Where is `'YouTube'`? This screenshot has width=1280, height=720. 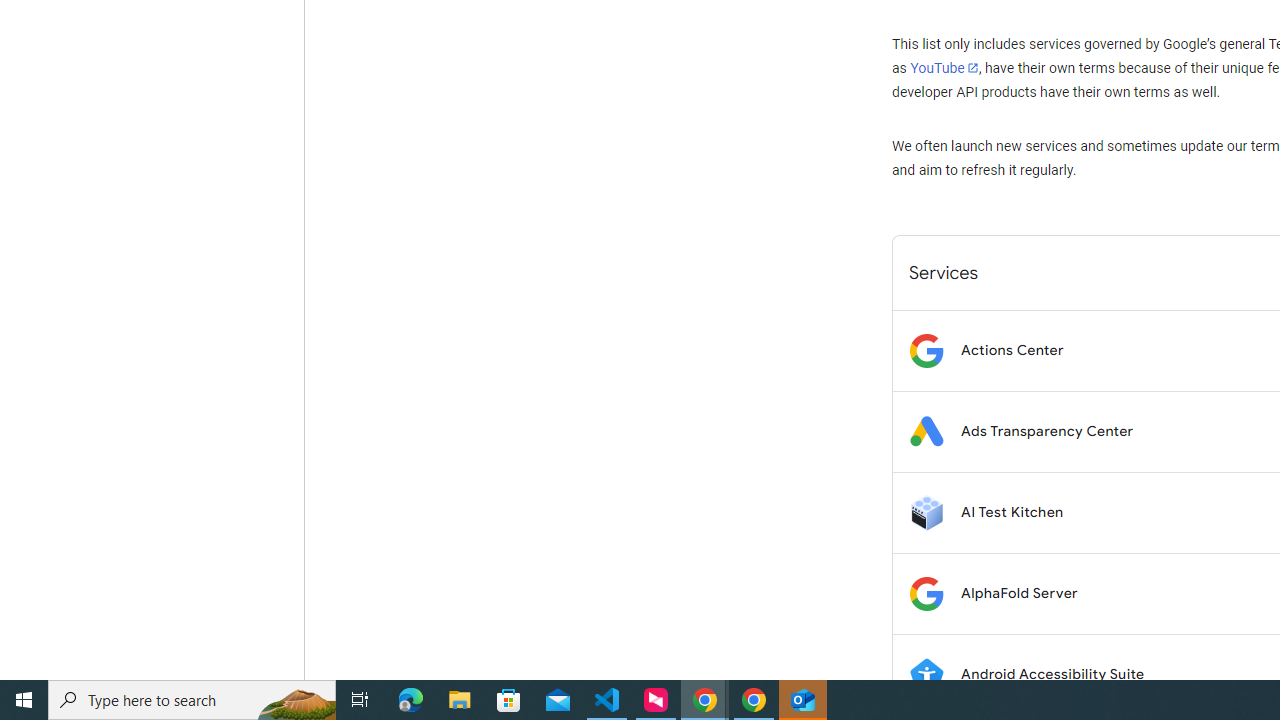
'YouTube' is located at coordinates (943, 67).